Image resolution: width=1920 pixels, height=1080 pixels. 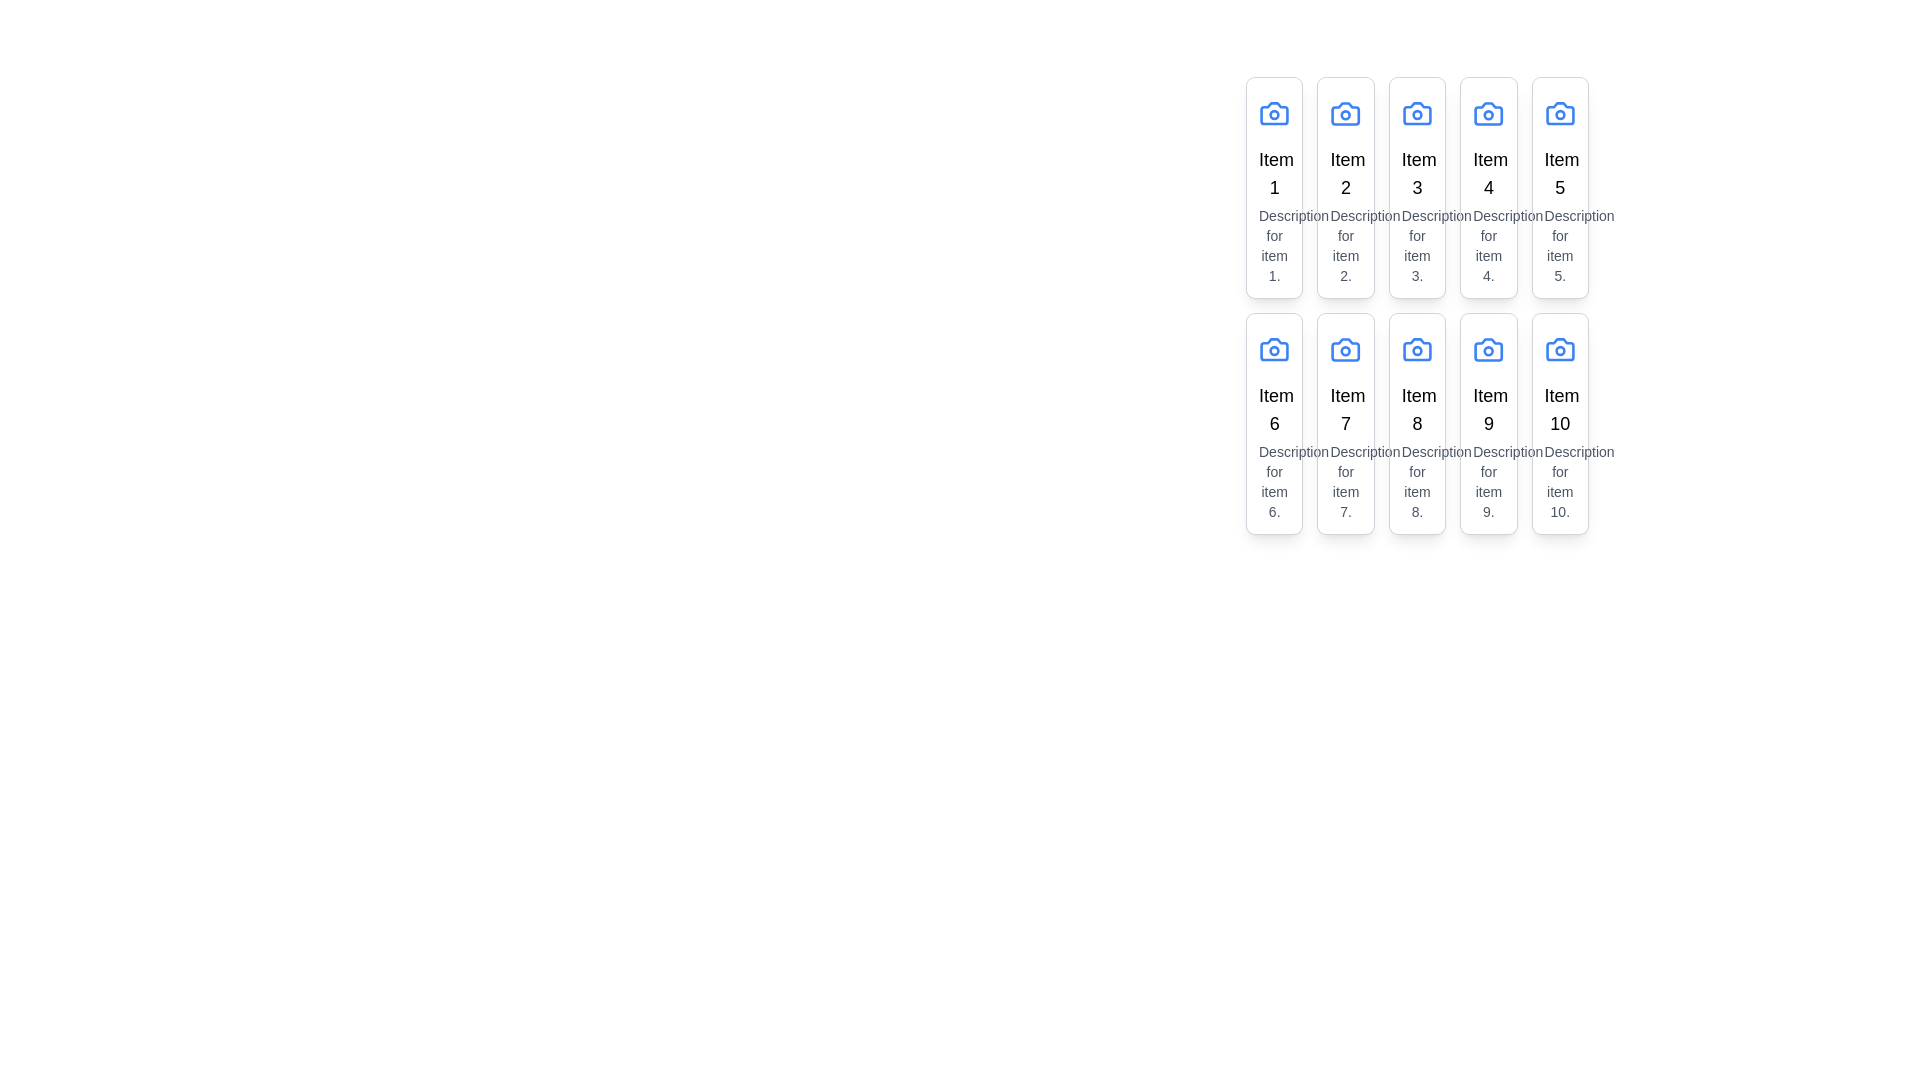 What do you see at coordinates (1416, 349) in the screenshot?
I see `the camera icon with a blue outline located at the top-center of the card labeled 'Item 8' to interact with it` at bounding box center [1416, 349].